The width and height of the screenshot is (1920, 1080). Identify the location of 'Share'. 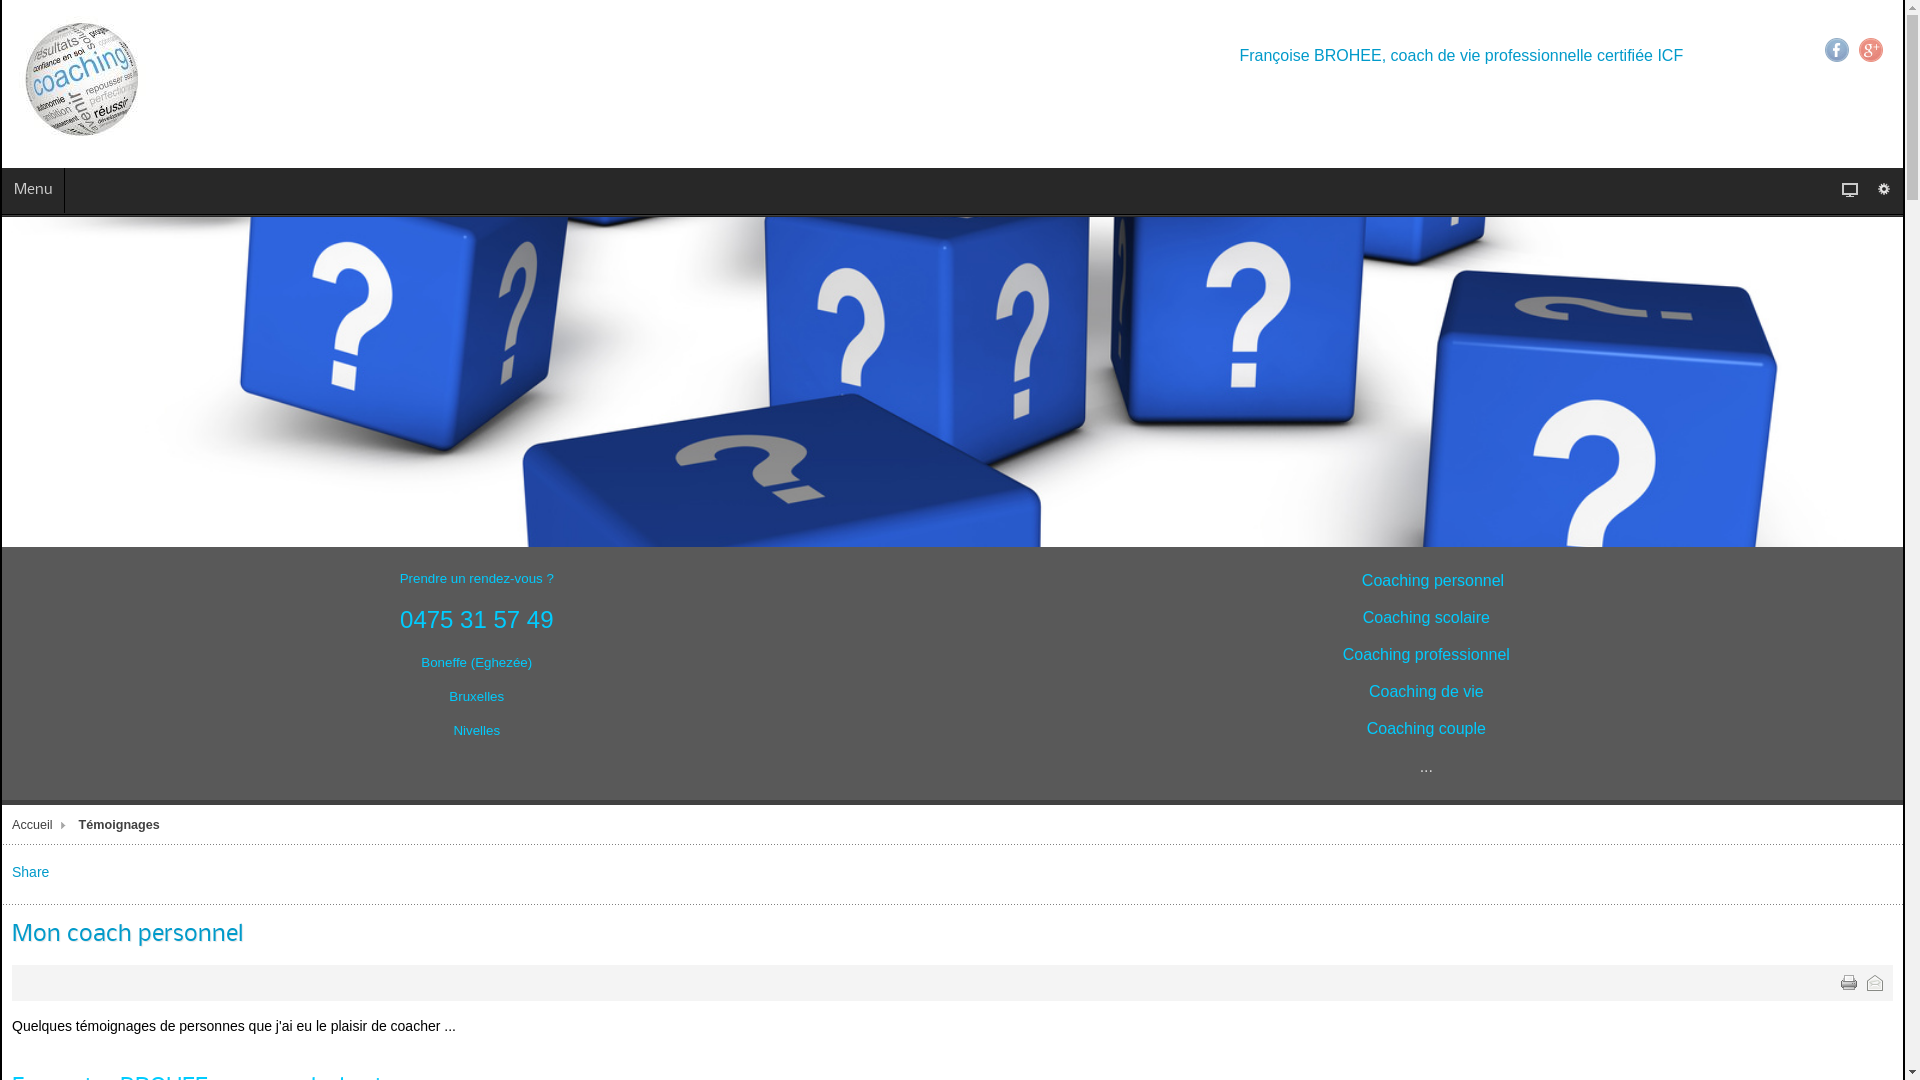
(30, 870).